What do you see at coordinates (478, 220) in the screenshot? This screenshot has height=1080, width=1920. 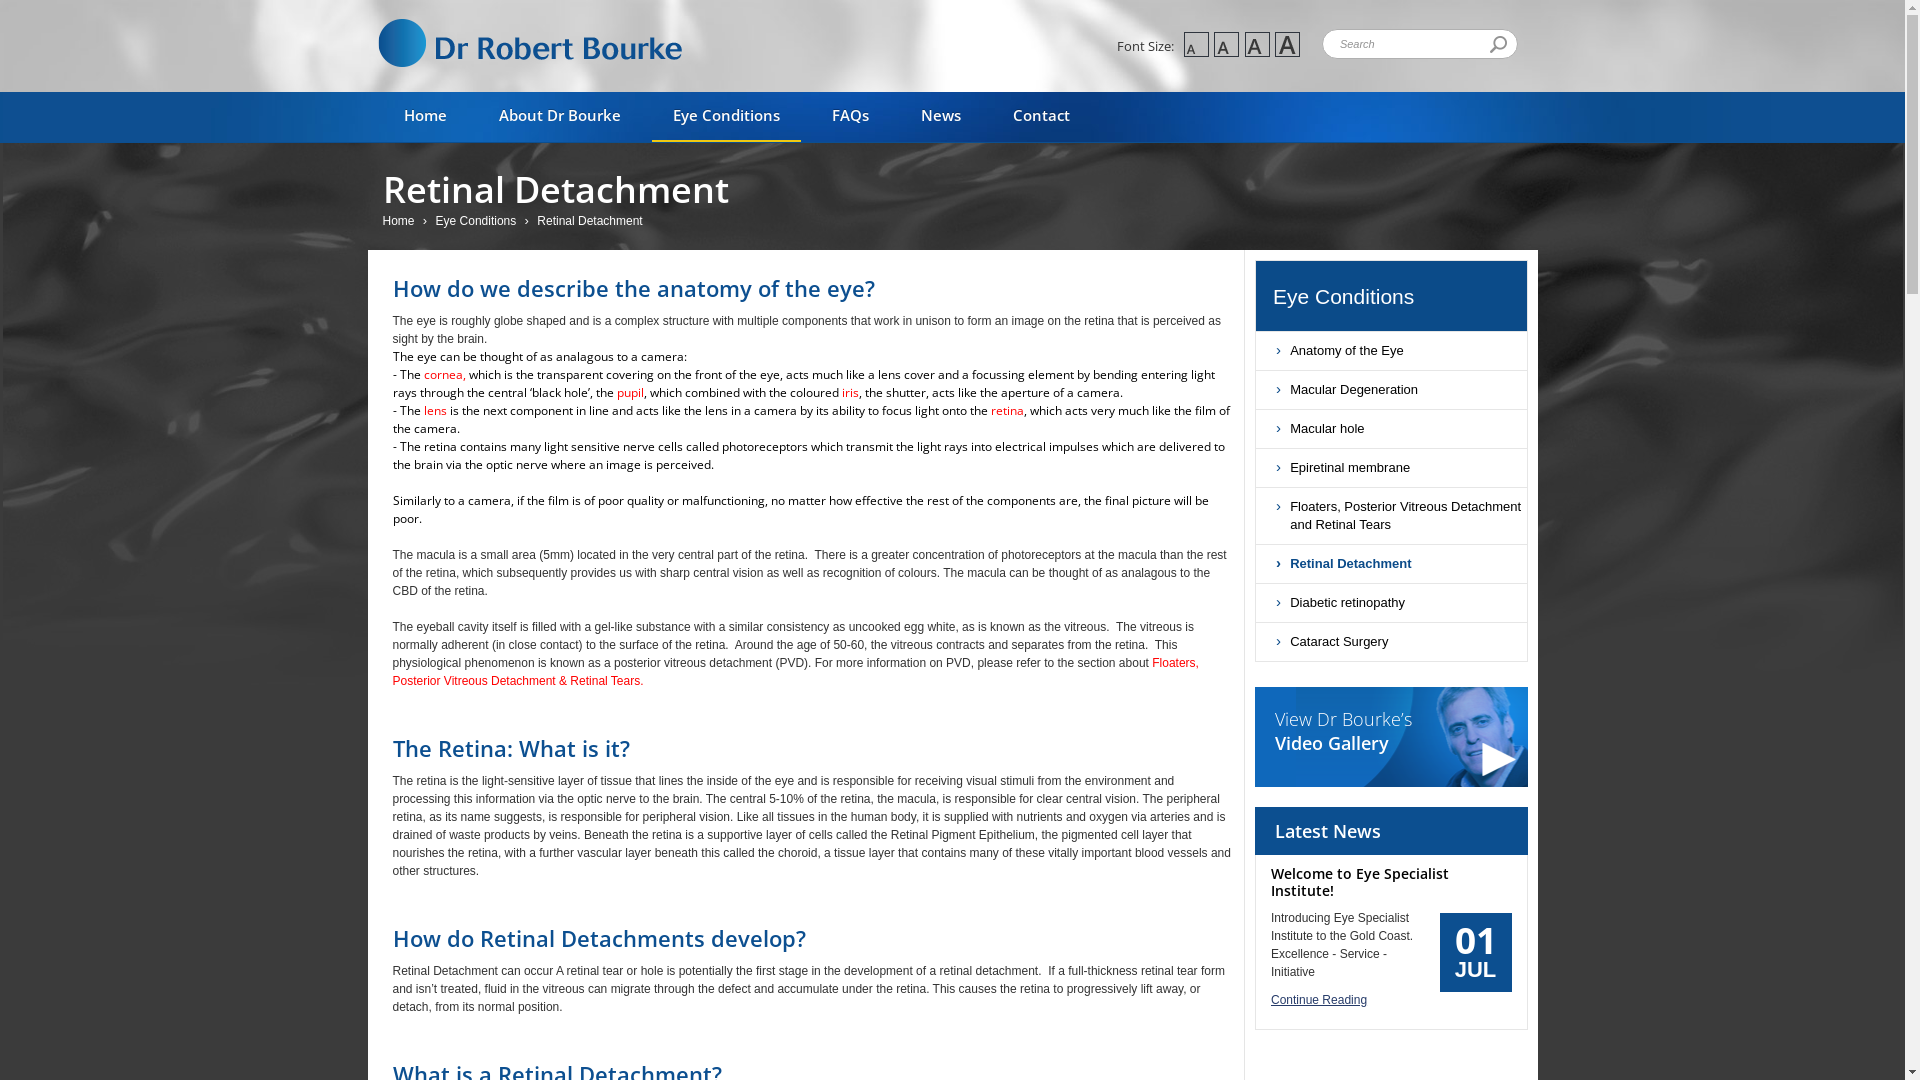 I see `'Eye Conditions'` at bounding box center [478, 220].